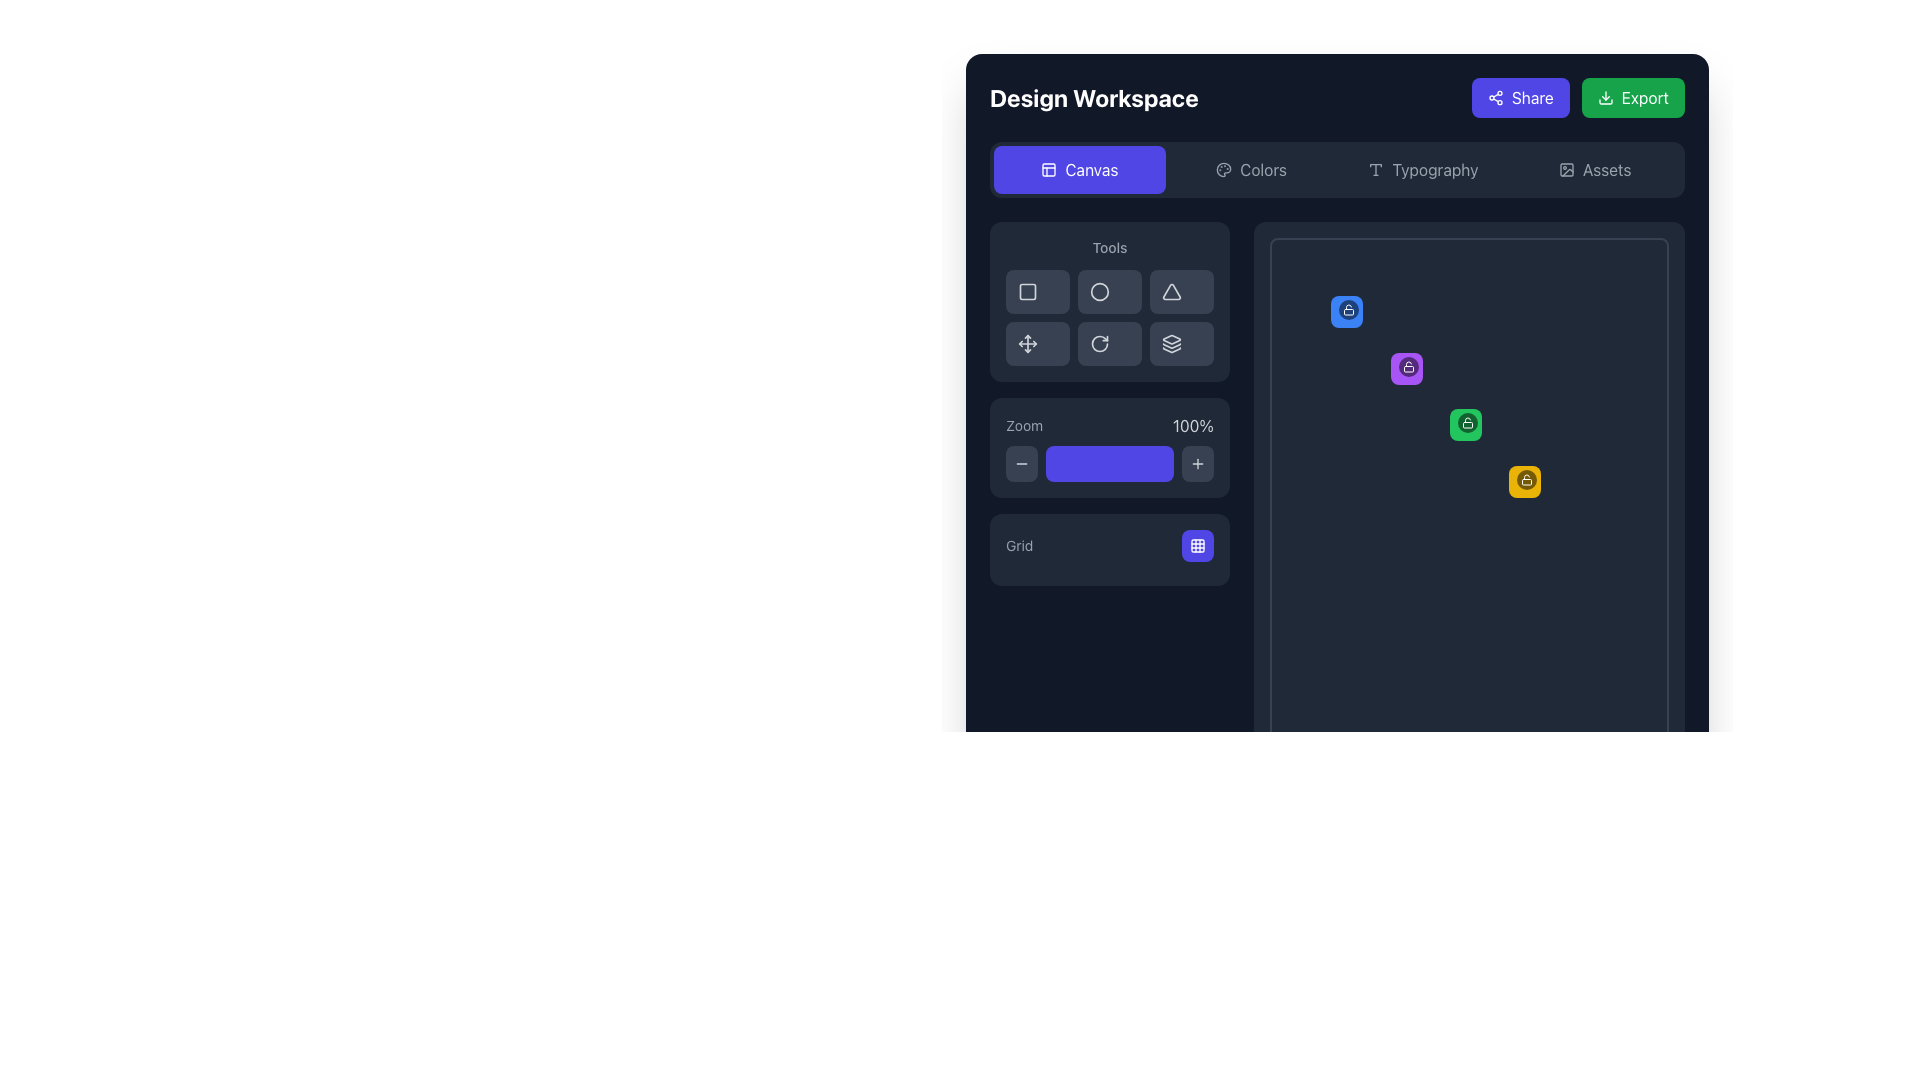 Image resolution: width=1920 pixels, height=1080 pixels. Describe the element at coordinates (1171, 292) in the screenshot. I see `the triangular icon outlined with a thick gray border located in the 'Tools' section of the sidebar` at that location.